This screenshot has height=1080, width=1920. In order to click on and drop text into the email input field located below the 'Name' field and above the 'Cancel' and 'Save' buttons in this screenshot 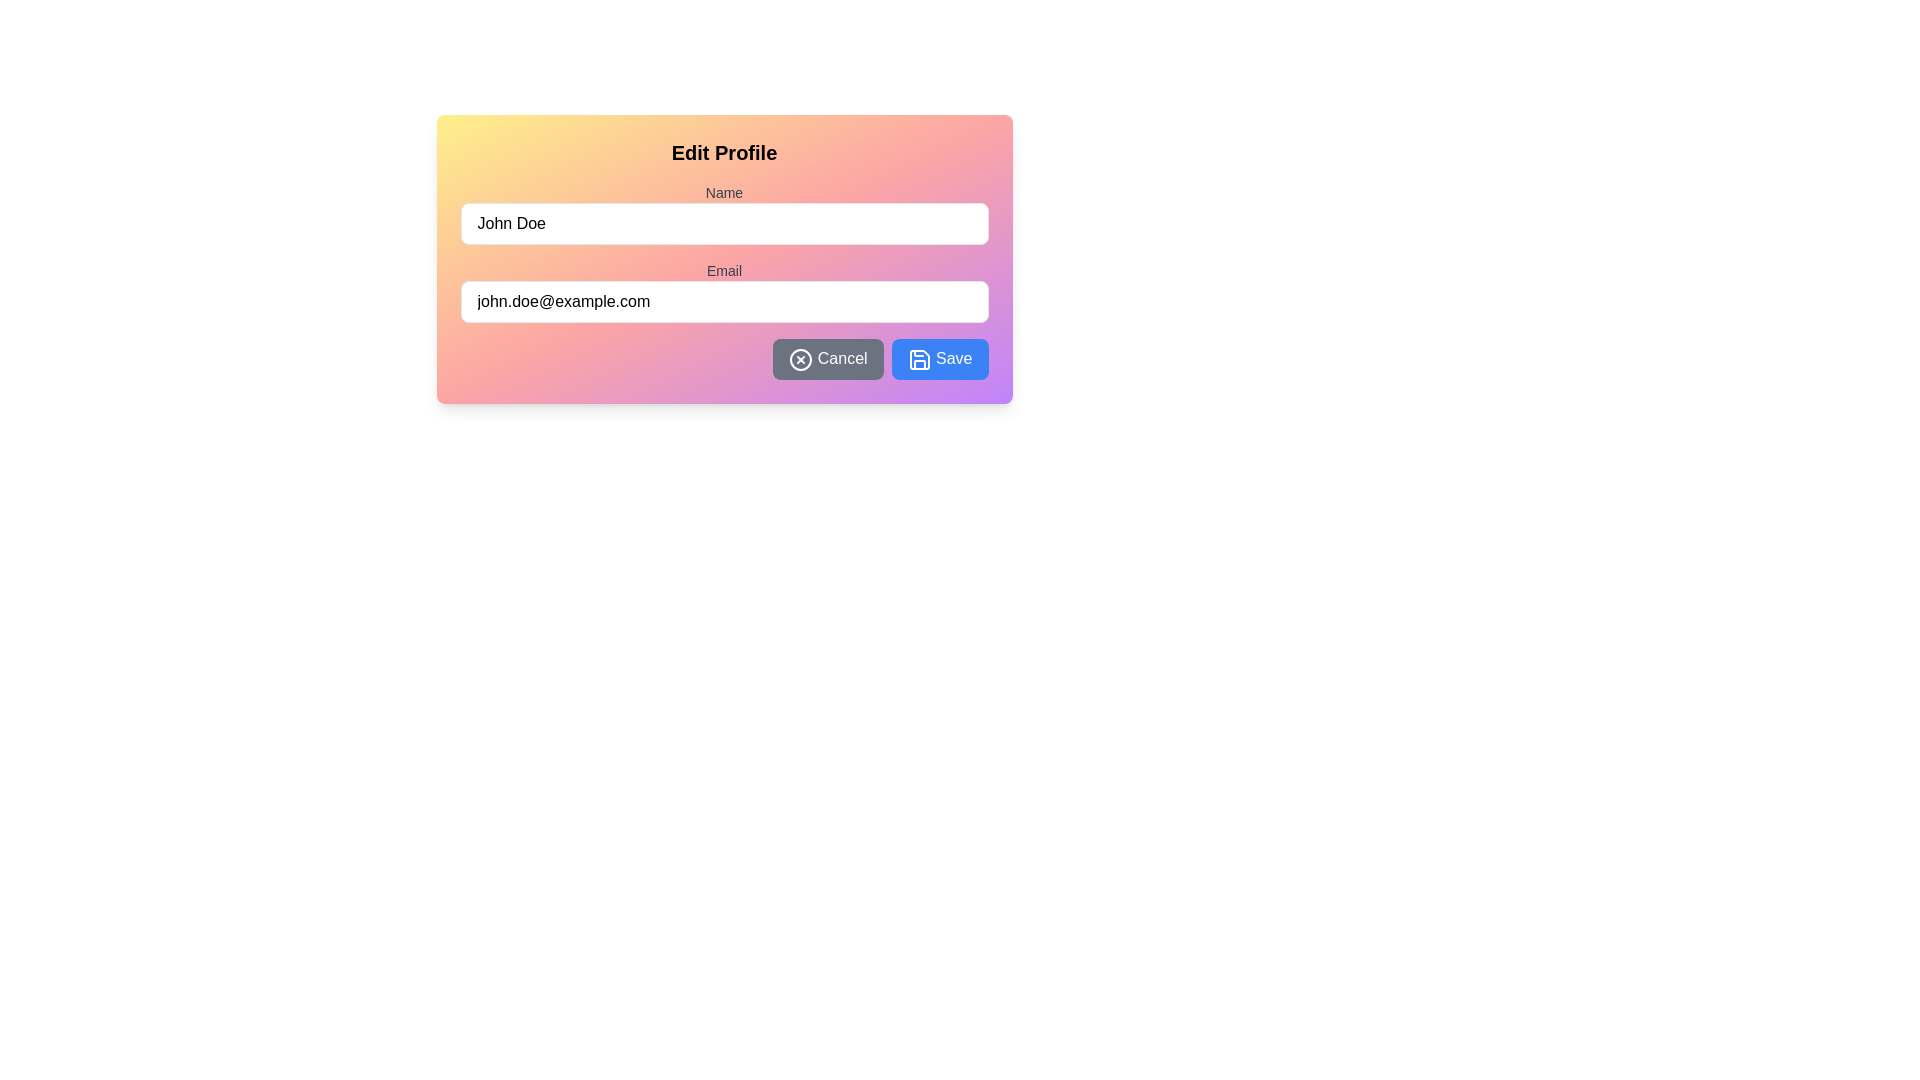, I will do `click(723, 309)`.